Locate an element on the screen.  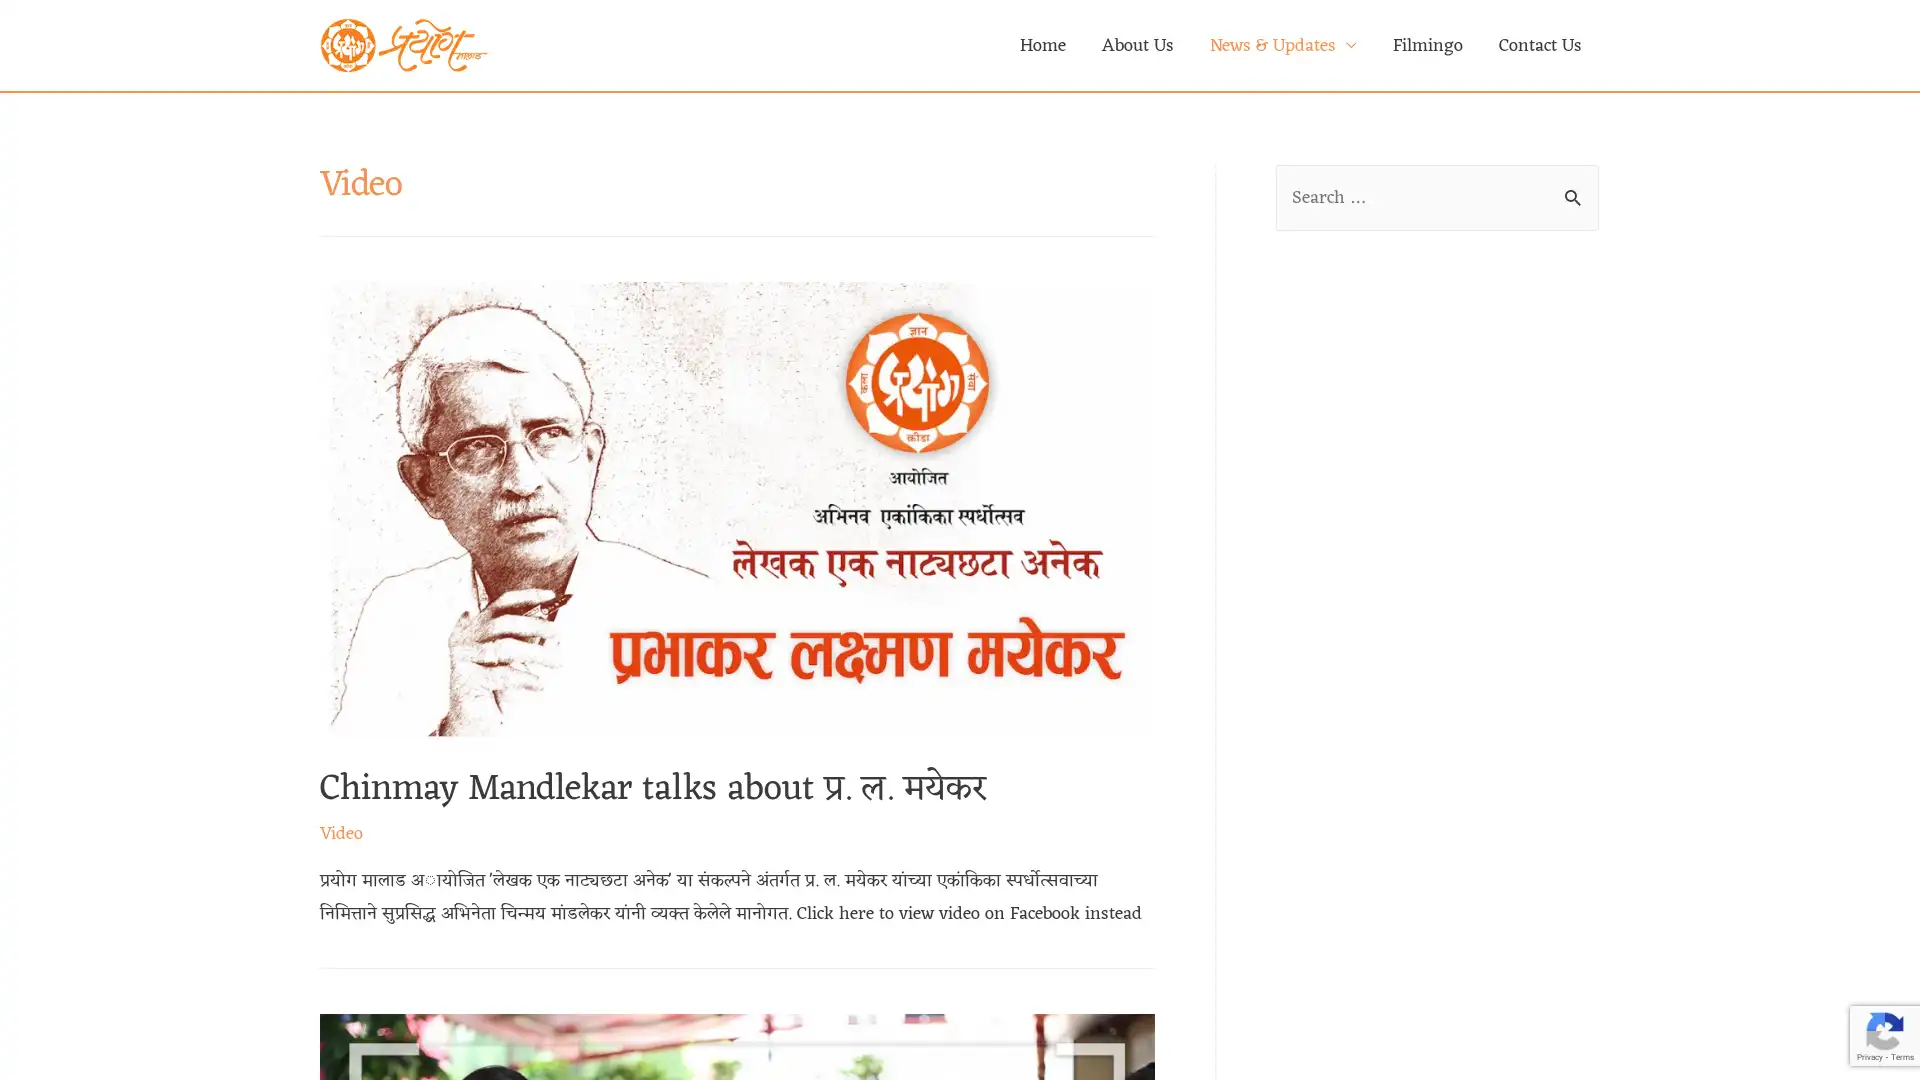
Search is located at coordinates (1575, 186).